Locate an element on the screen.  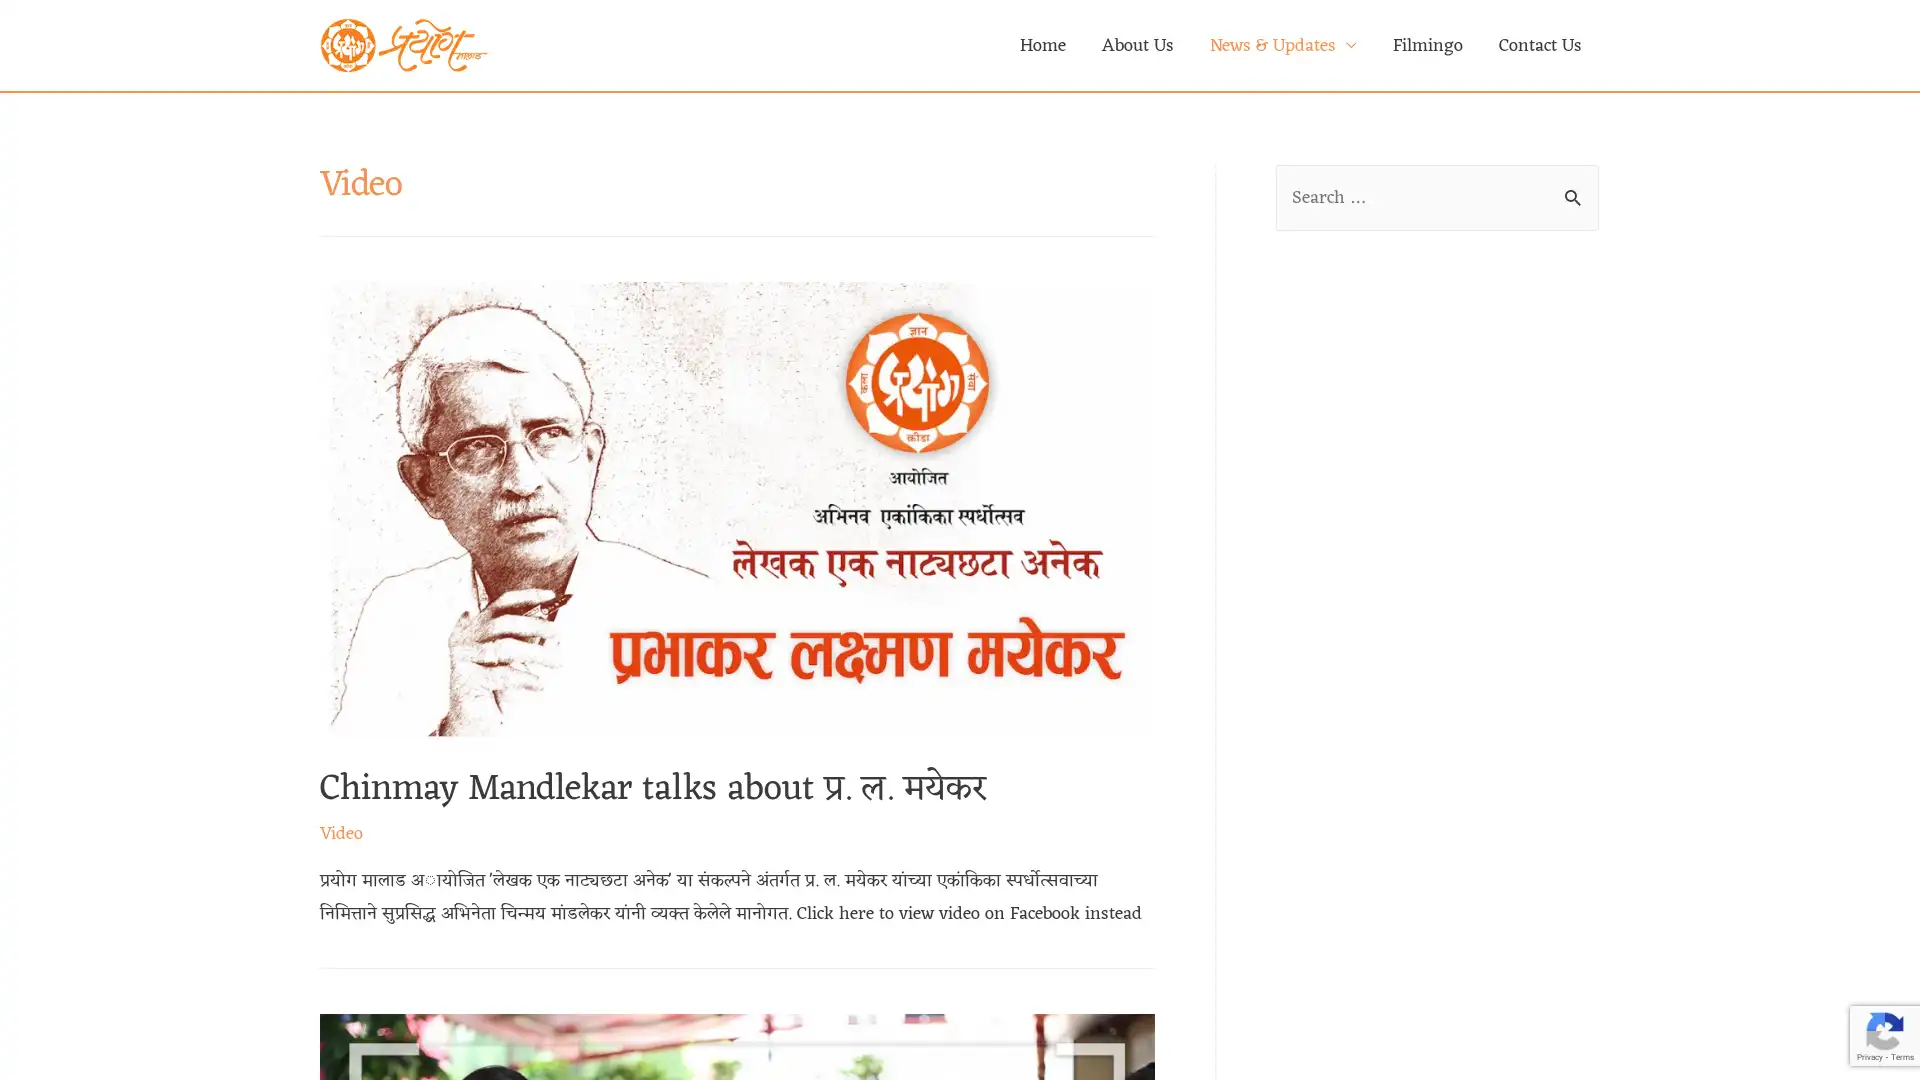
Search is located at coordinates (1575, 186).